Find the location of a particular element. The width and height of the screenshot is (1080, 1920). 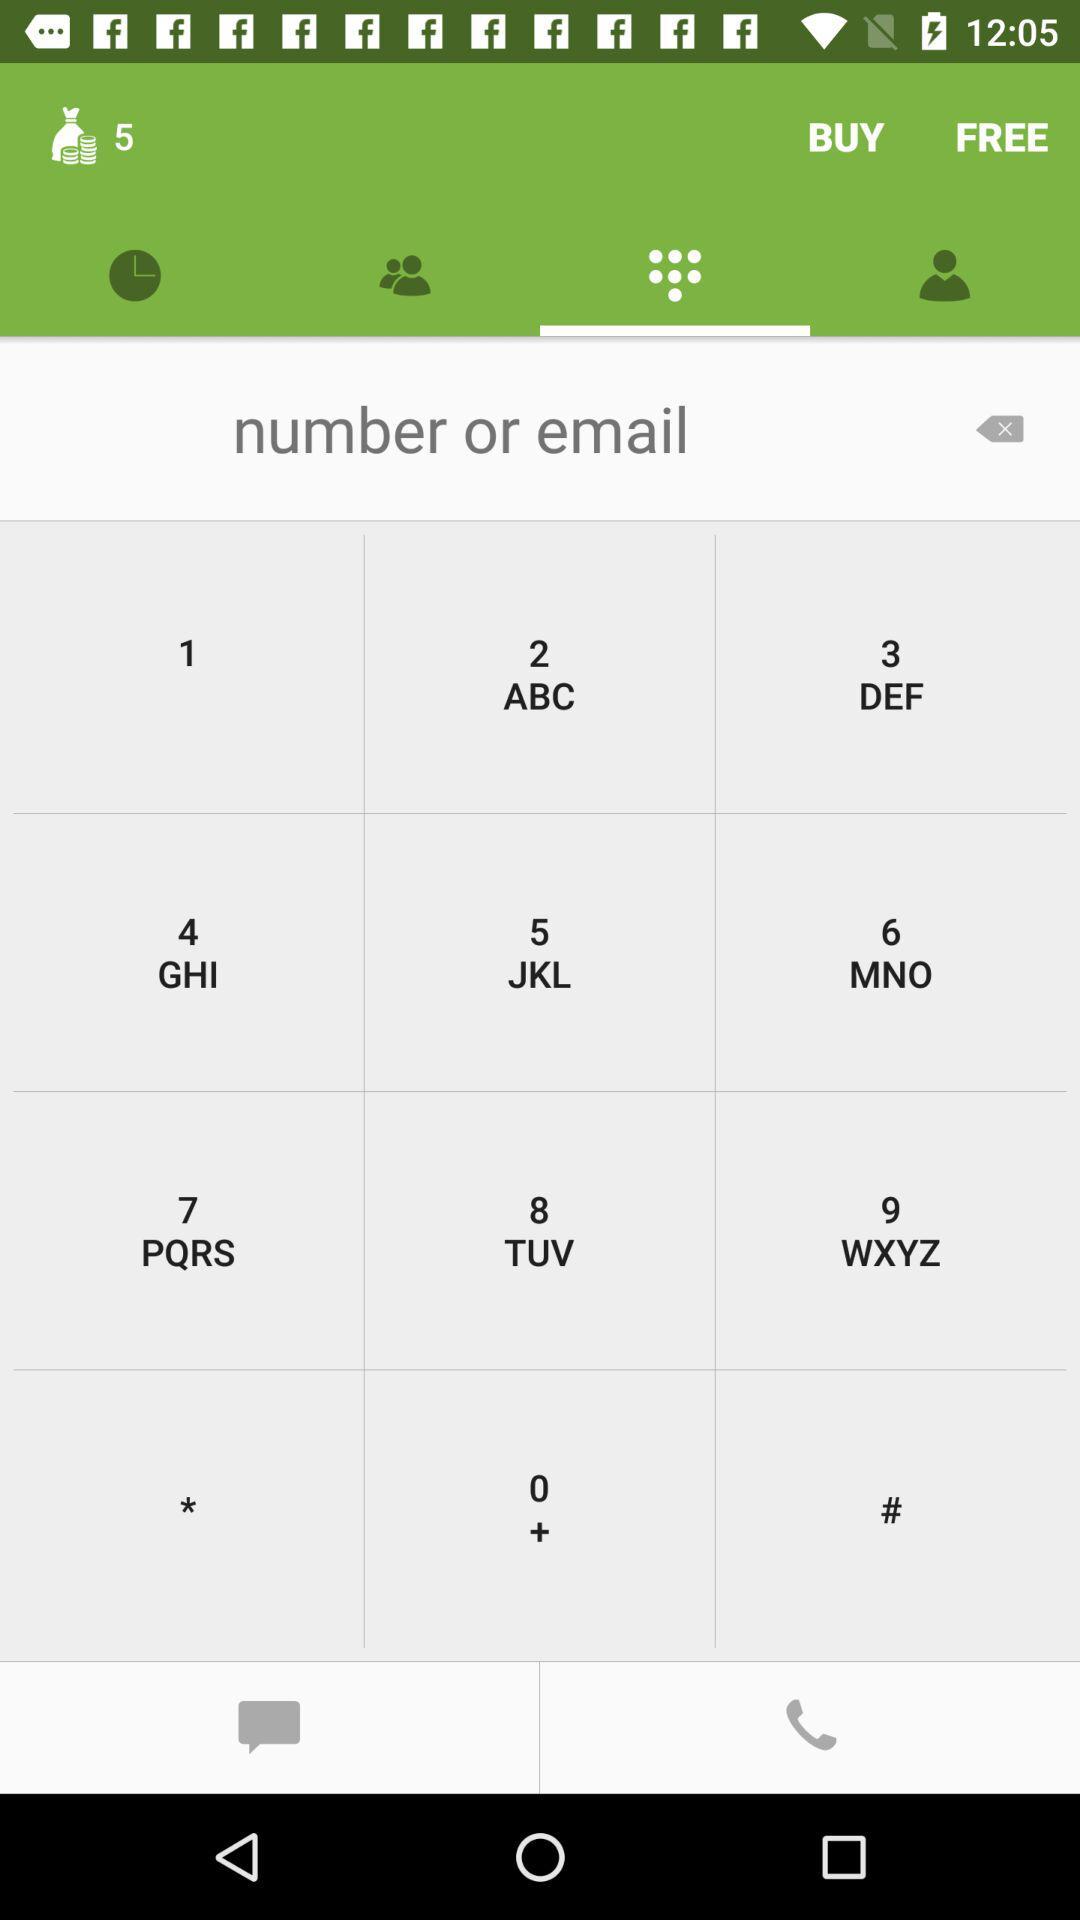

the item below 4 is located at coordinates (188, 1229).